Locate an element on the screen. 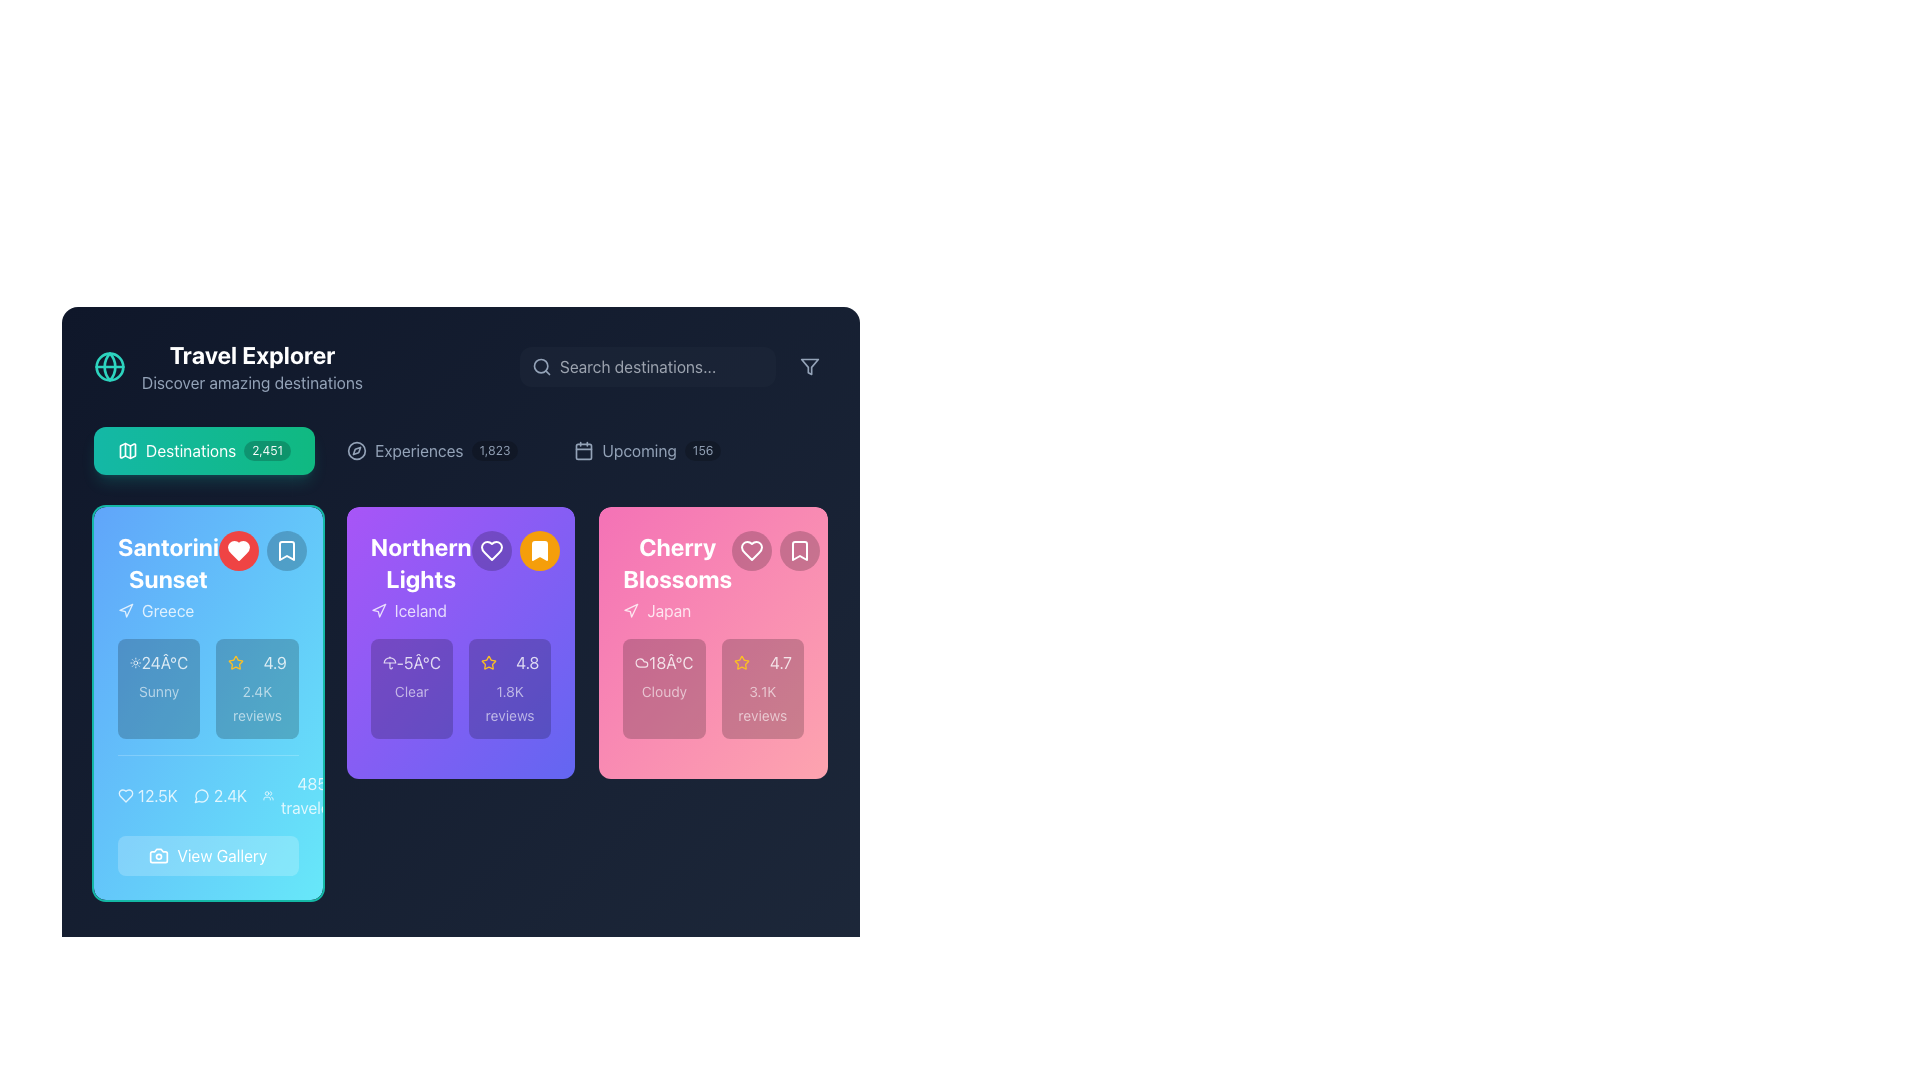  the text label displaying 'Upcoming' located in the navigation bar near the top of the interface, positioned between a calendar icon and a numeric badge showing '156' is located at coordinates (638, 451).